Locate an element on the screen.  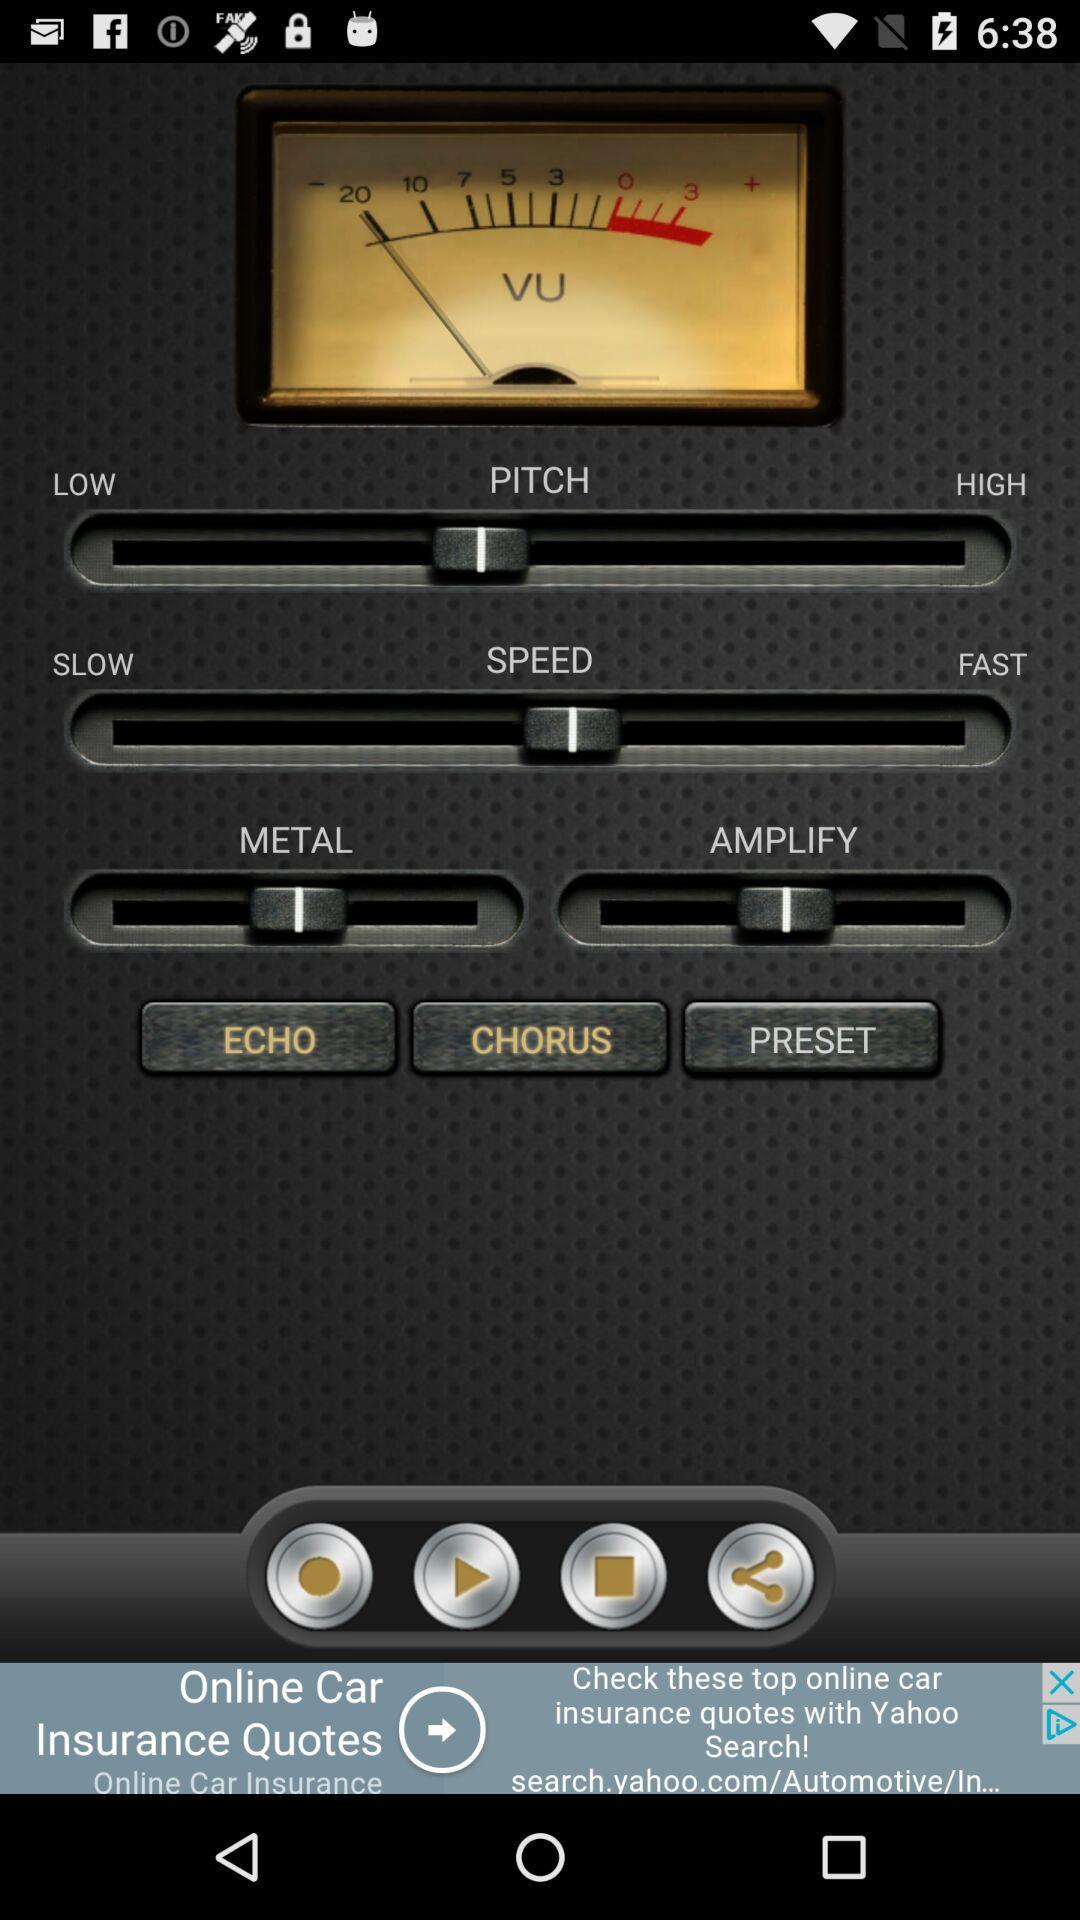
record microphone is located at coordinates (318, 1575).